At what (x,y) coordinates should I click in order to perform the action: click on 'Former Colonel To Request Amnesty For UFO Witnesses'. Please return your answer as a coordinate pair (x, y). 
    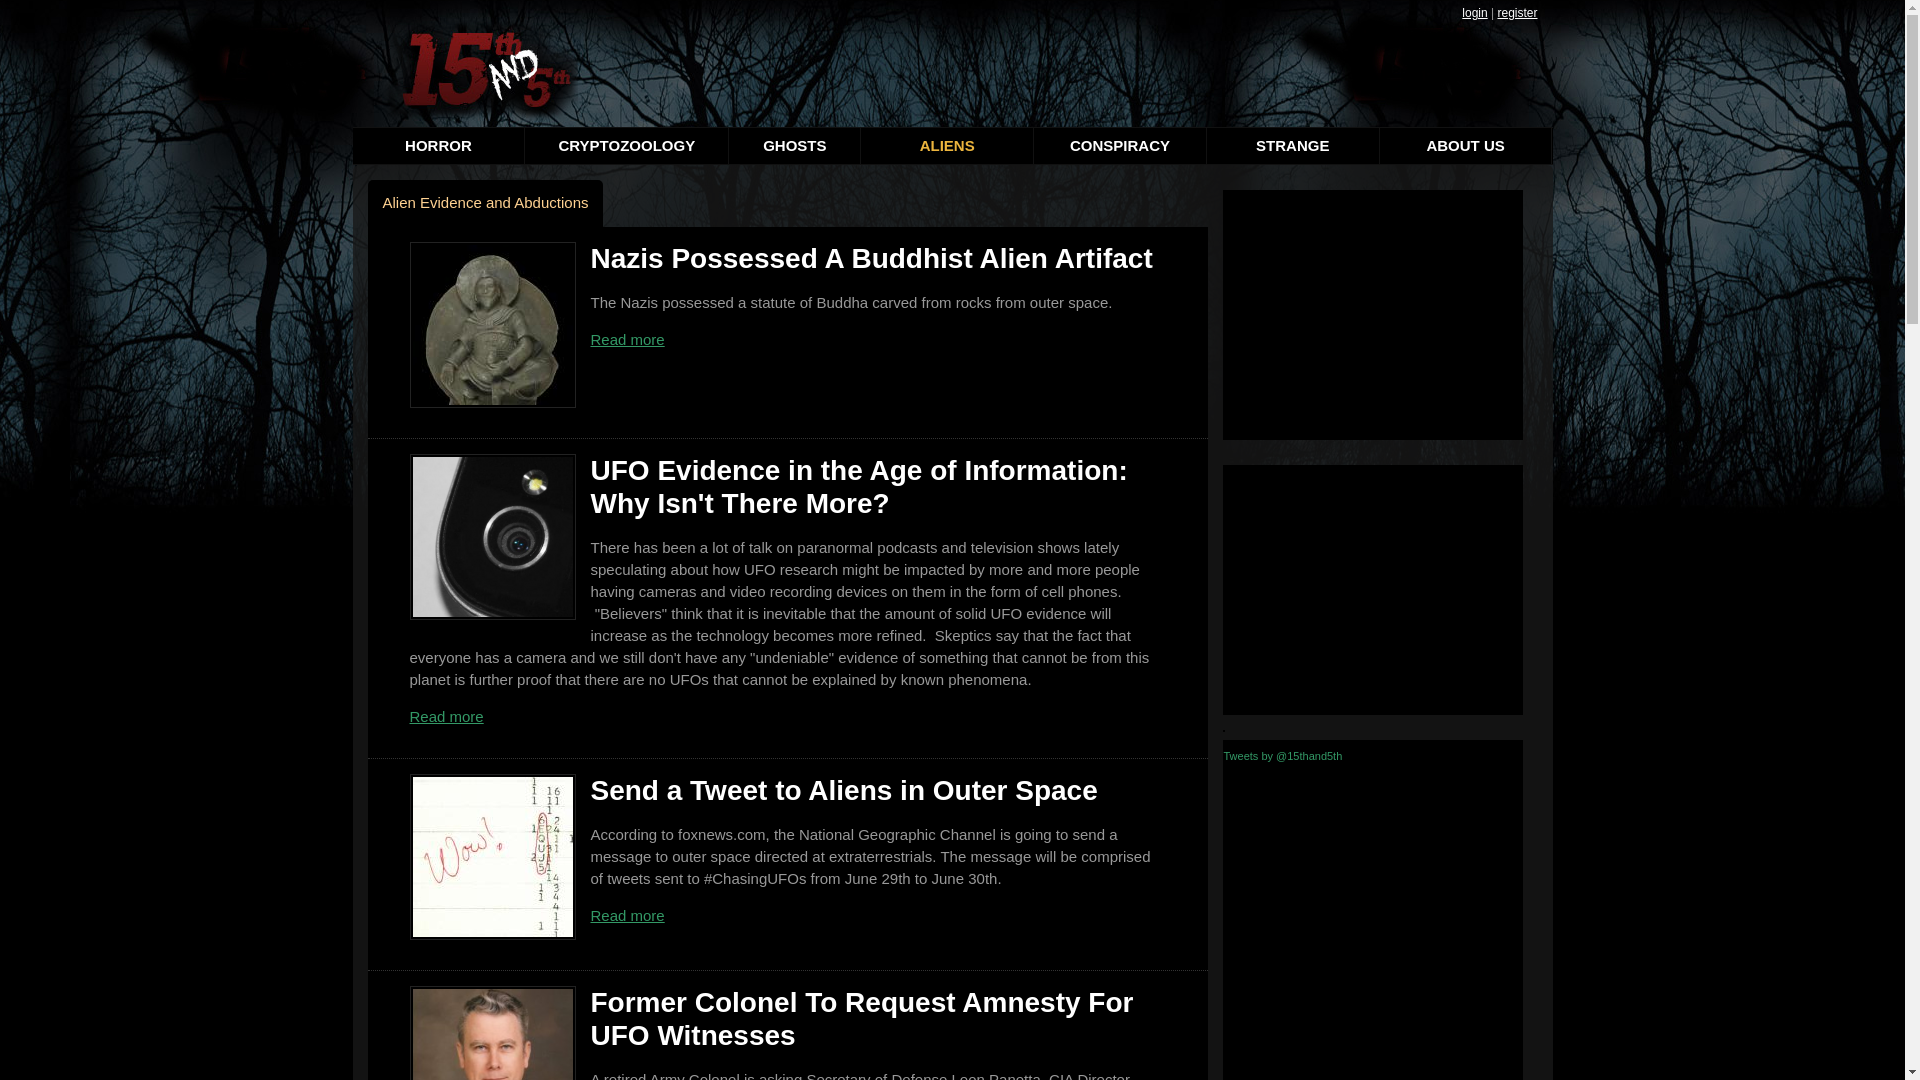
    Looking at the image, I should click on (861, 1018).